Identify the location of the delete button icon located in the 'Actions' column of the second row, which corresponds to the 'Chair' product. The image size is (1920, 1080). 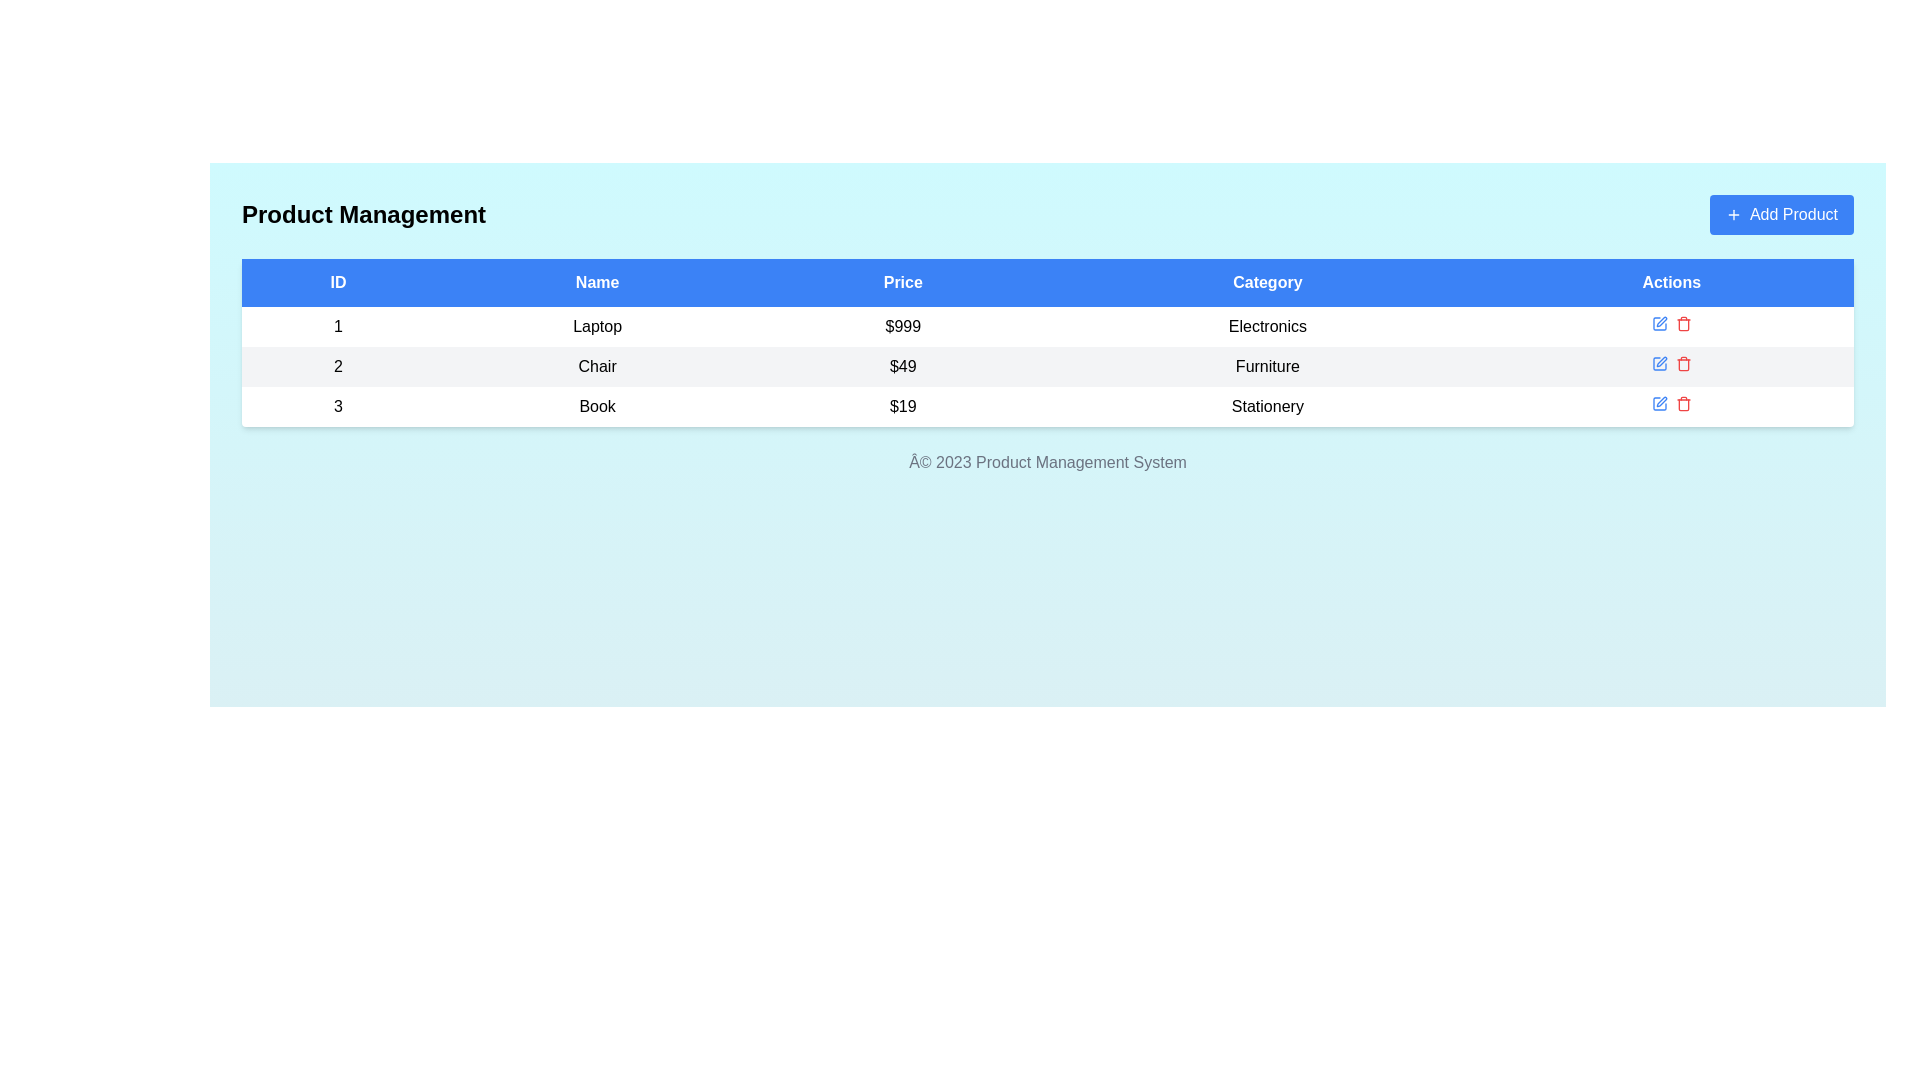
(1682, 363).